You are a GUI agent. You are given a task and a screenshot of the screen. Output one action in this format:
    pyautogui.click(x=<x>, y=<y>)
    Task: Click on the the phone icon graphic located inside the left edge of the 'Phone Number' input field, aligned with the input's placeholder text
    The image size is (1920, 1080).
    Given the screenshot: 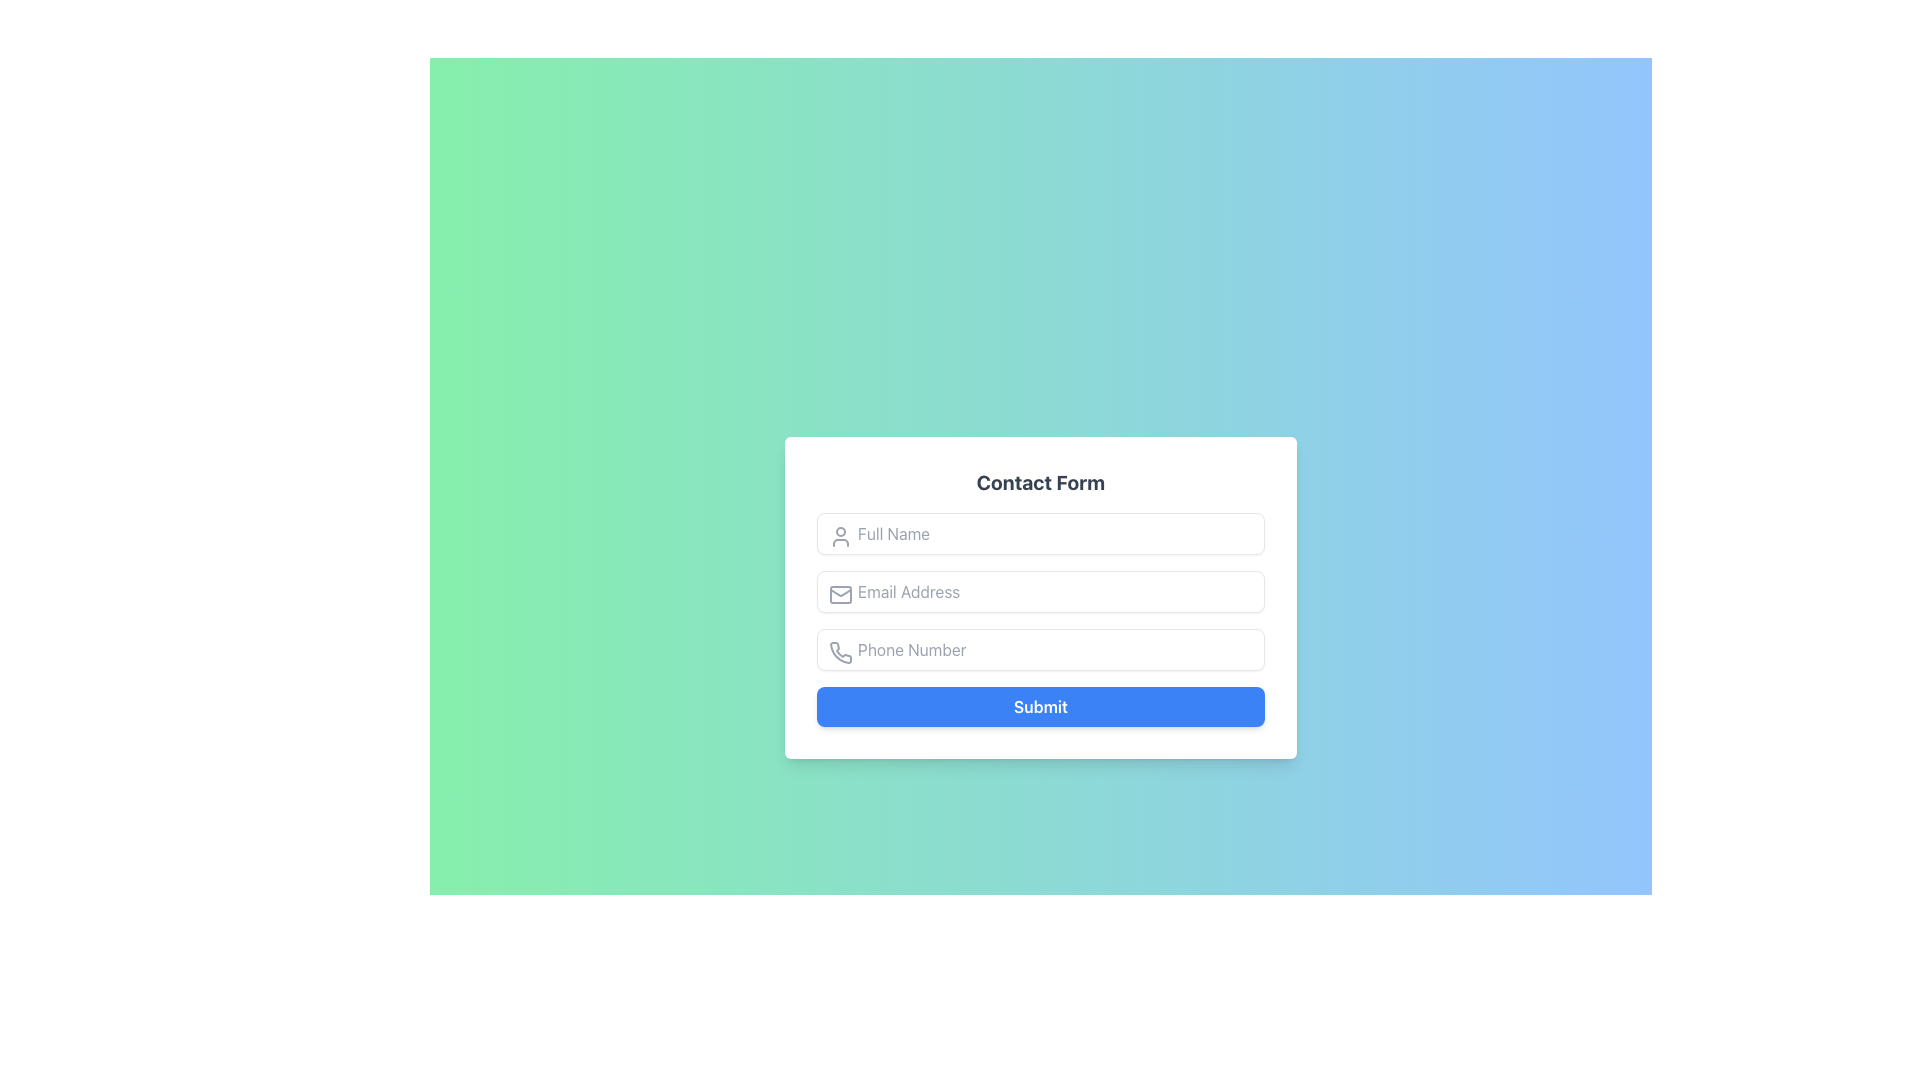 What is the action you would take?
    pyautogui.click(x=841, y=652)
    